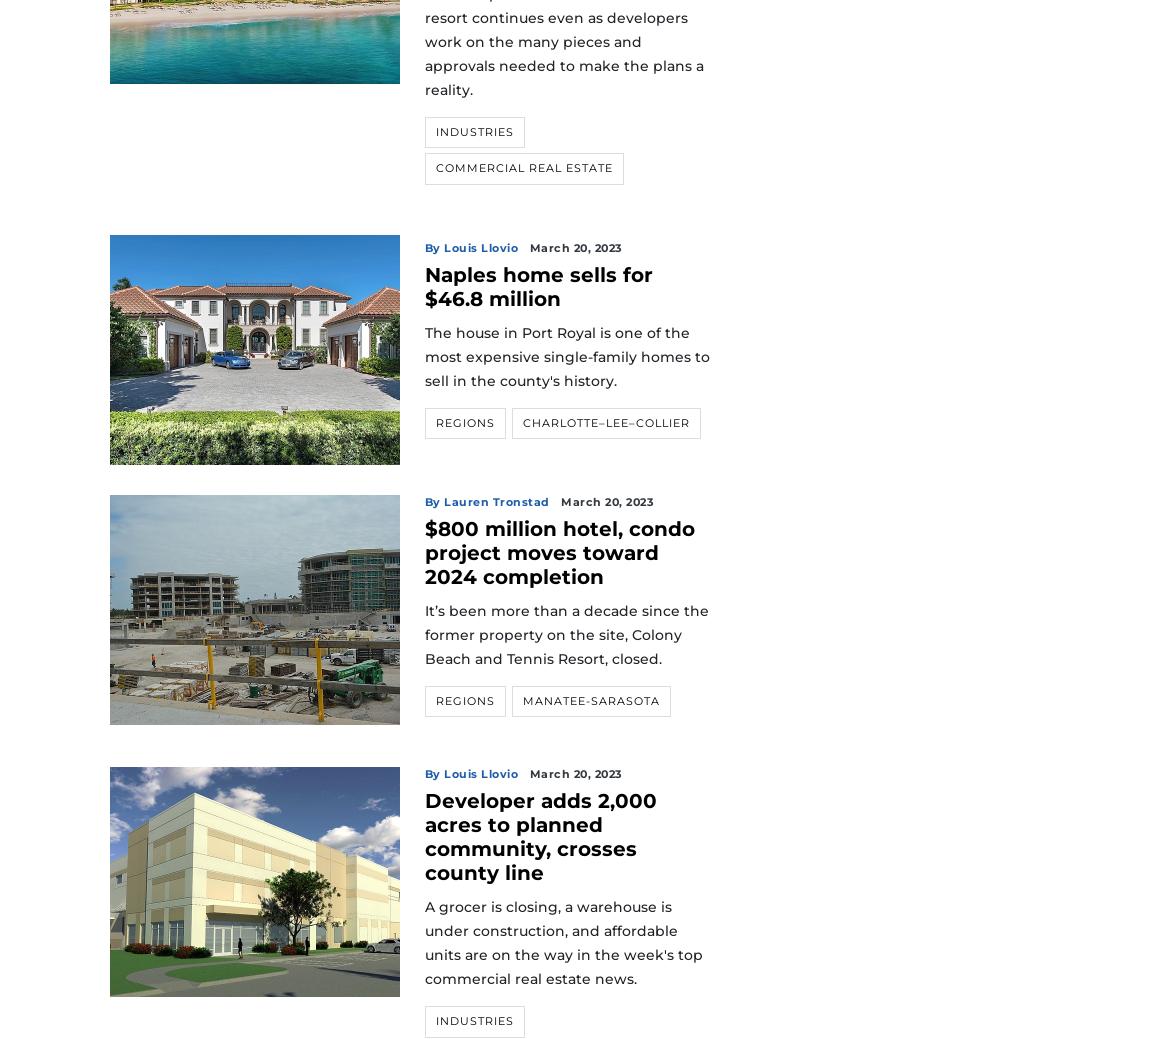 Image resolution: width=1150 pixels, height=1039 pixels. I want to click on 'Naples home sells for $46.8 million', so click(537, 286).